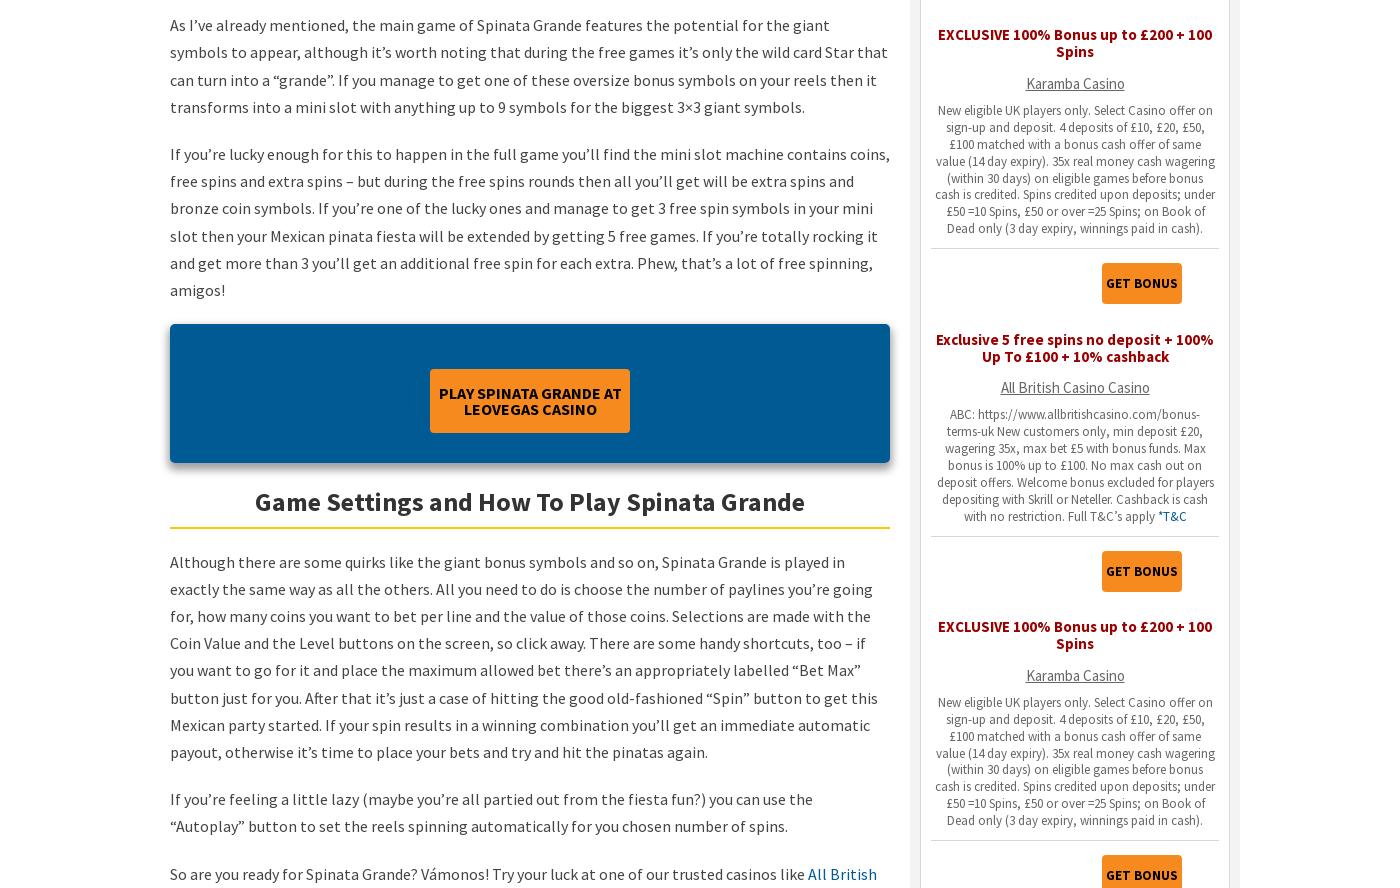 The height and width of the screenshot is (888, 1400). Describe the element at coordinates (1074, 464) in the screenshot. I see `'ABC: https://www.allbritishcasino.com/bonus-terms-uk New customers only, min deposit £20, wagering 35x, max bet £5 with bonus funds. Max bonus is 100% up to £100. No max cash out on deposit offers. Welcome bonus excluded for players depositing with Skrill or Neteller. Cashback is cash with no restriction. Full T&C’s apply'` at that location.